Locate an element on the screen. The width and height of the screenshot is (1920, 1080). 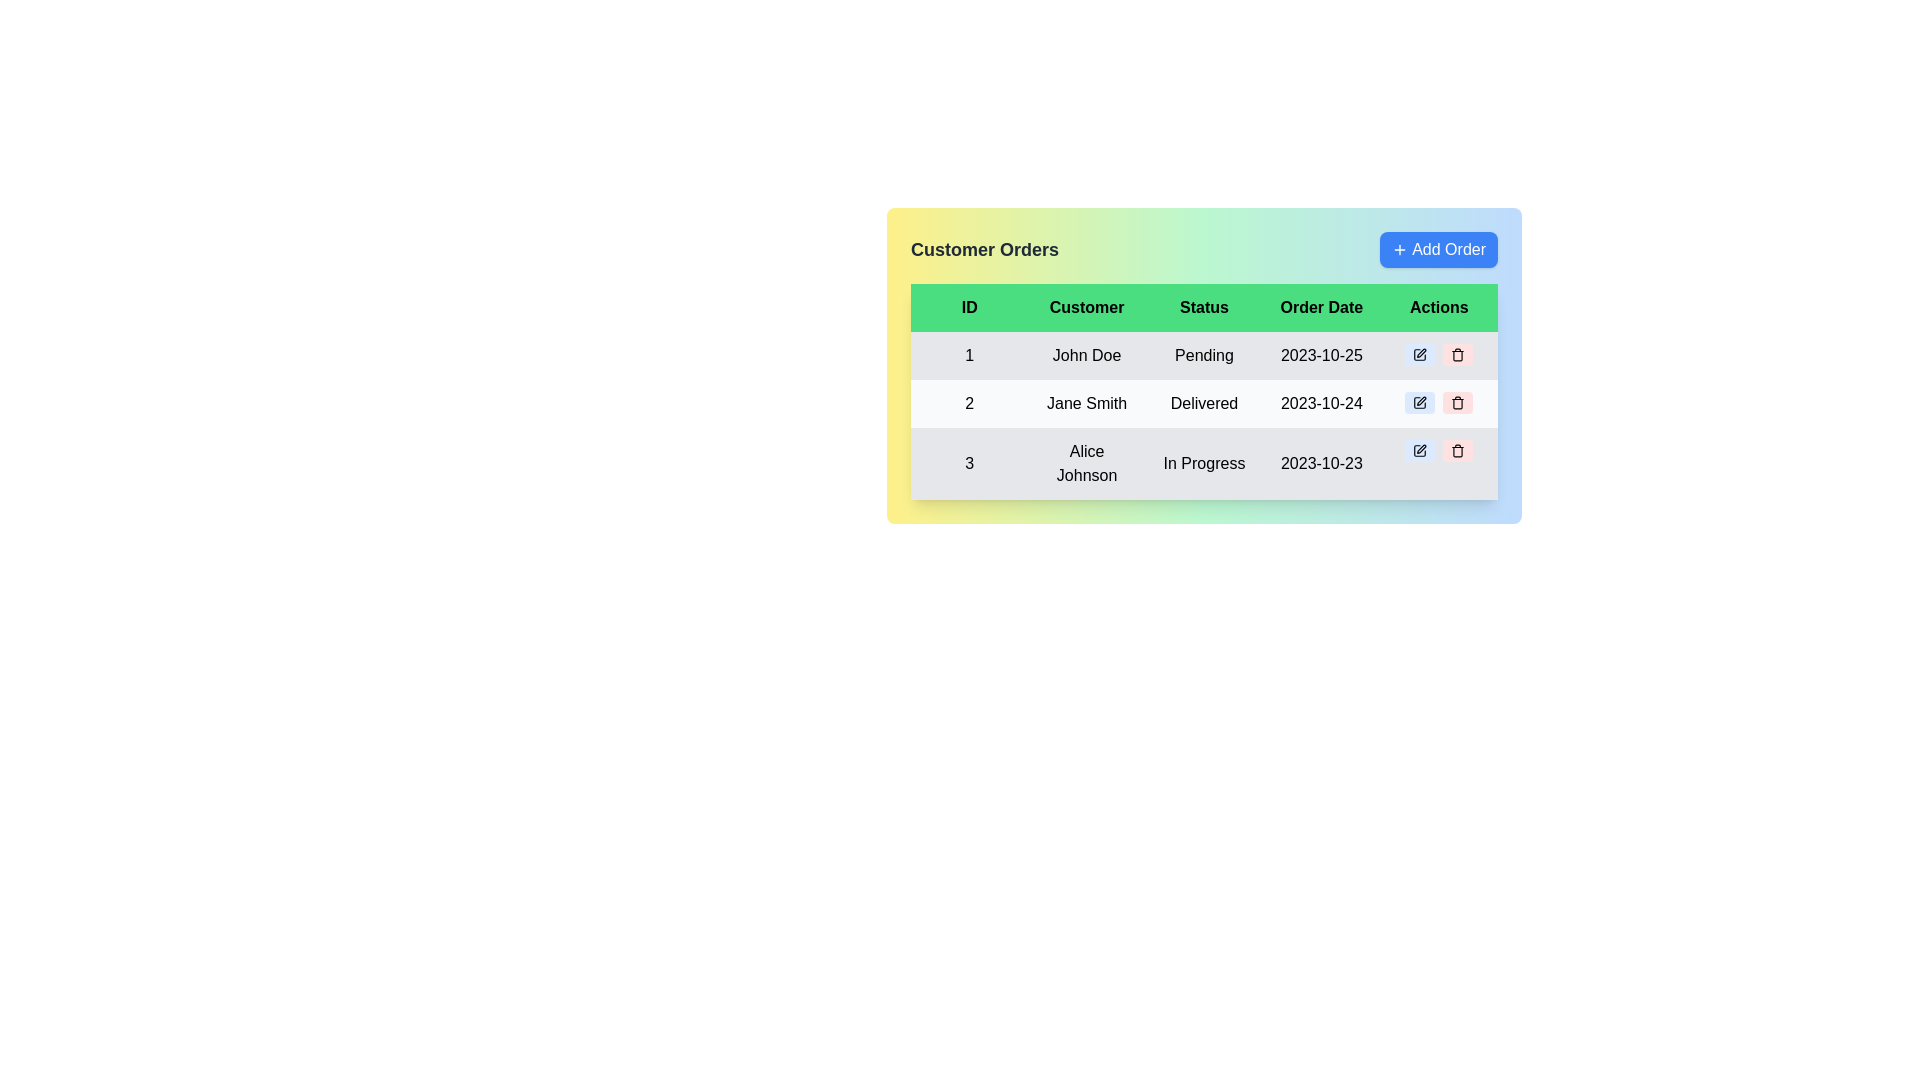
the trash icon located is located at coordinates (1458, 355).